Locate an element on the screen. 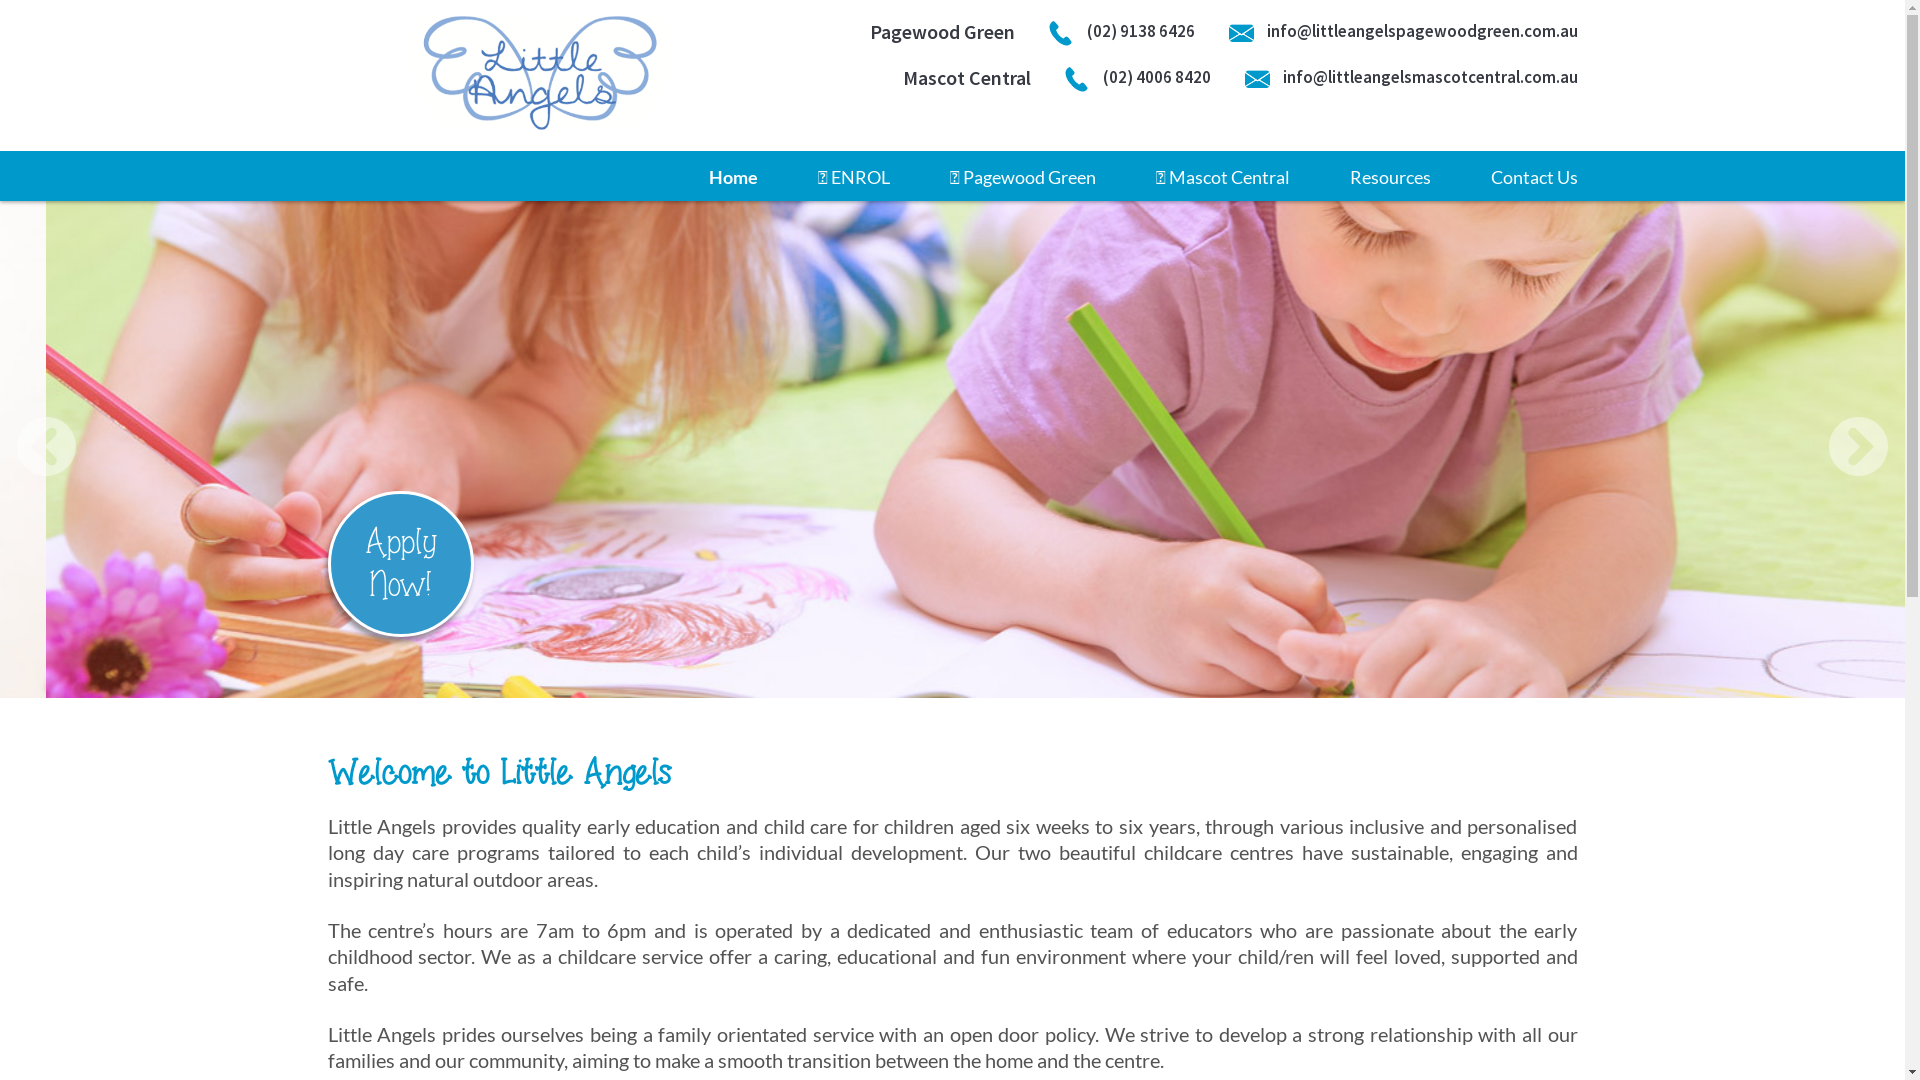 This screenshot has height=1080, width=1920. '(02) 9138 6426' is located at coordinates (1121, 31).